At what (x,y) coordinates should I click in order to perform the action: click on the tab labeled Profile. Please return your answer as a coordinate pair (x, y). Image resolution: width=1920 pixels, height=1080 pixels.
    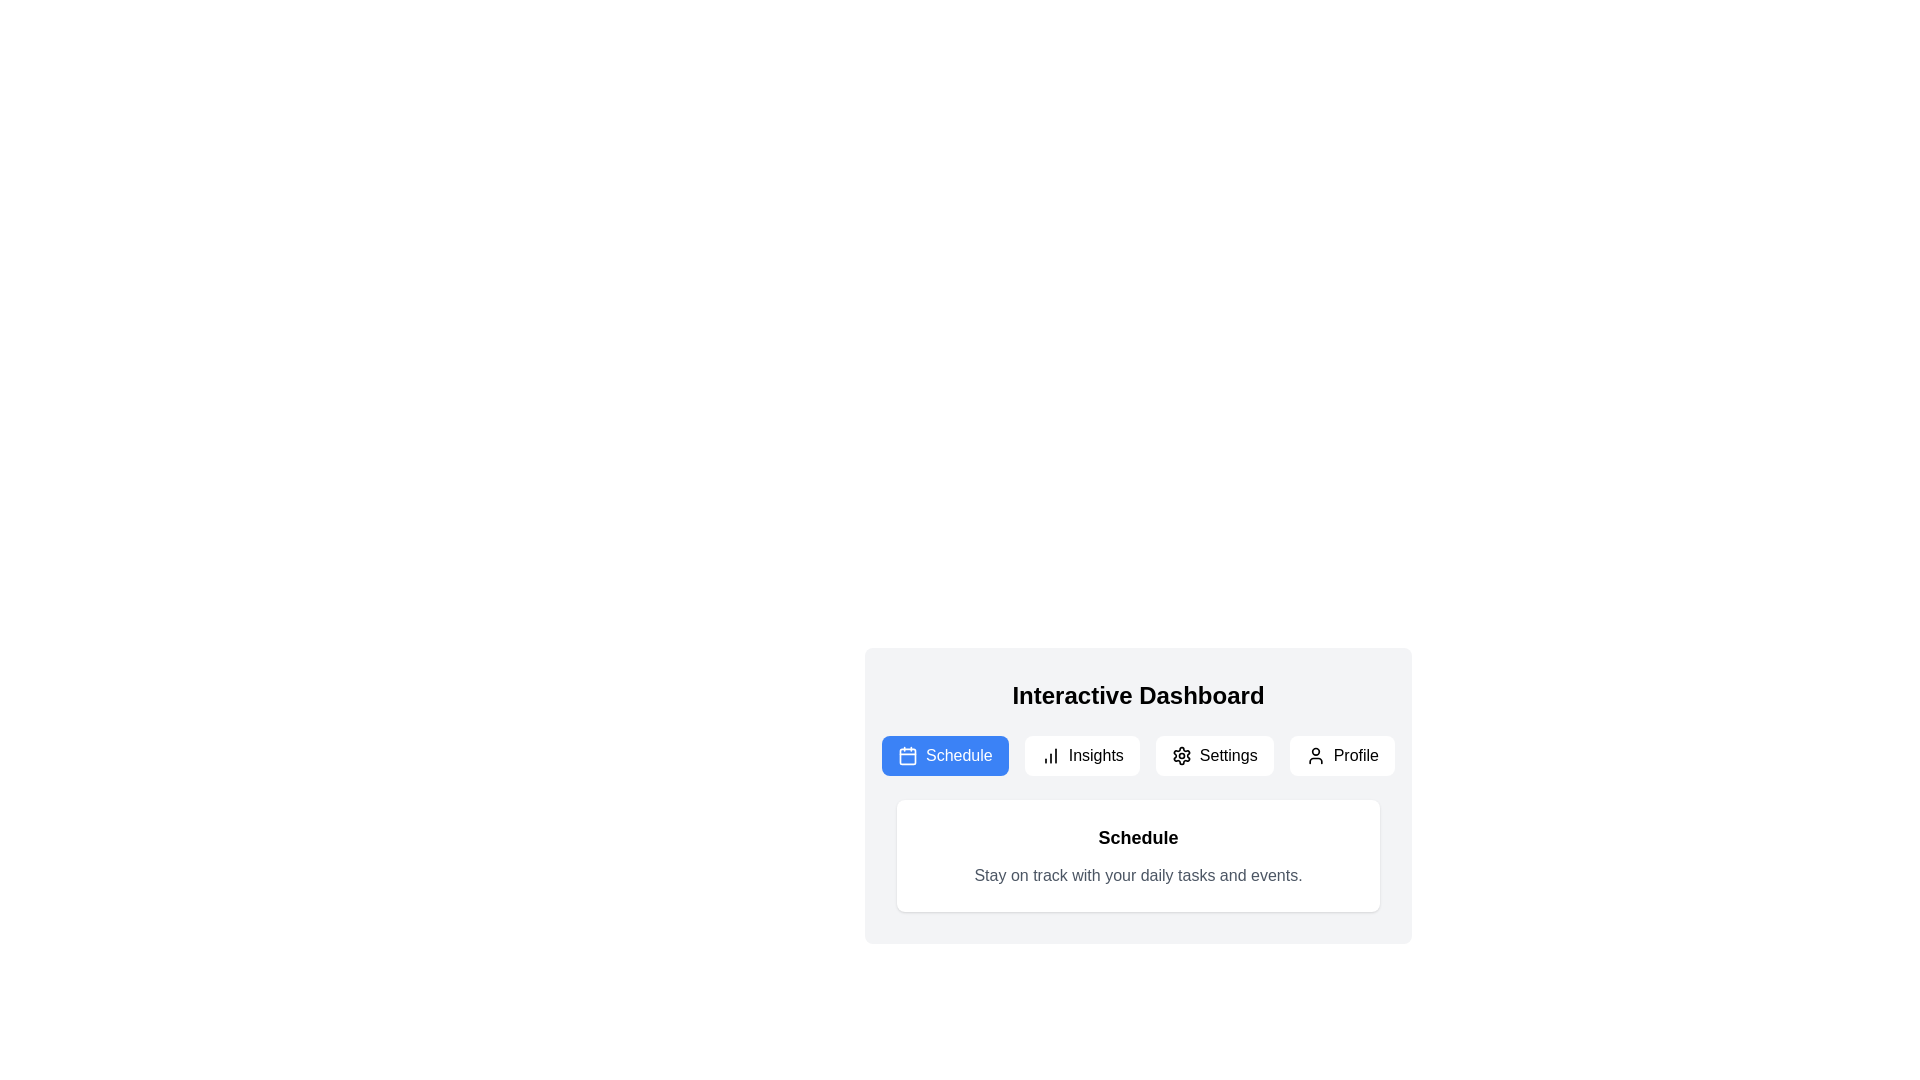
    Looking at the image, I should click on (1342, 756).